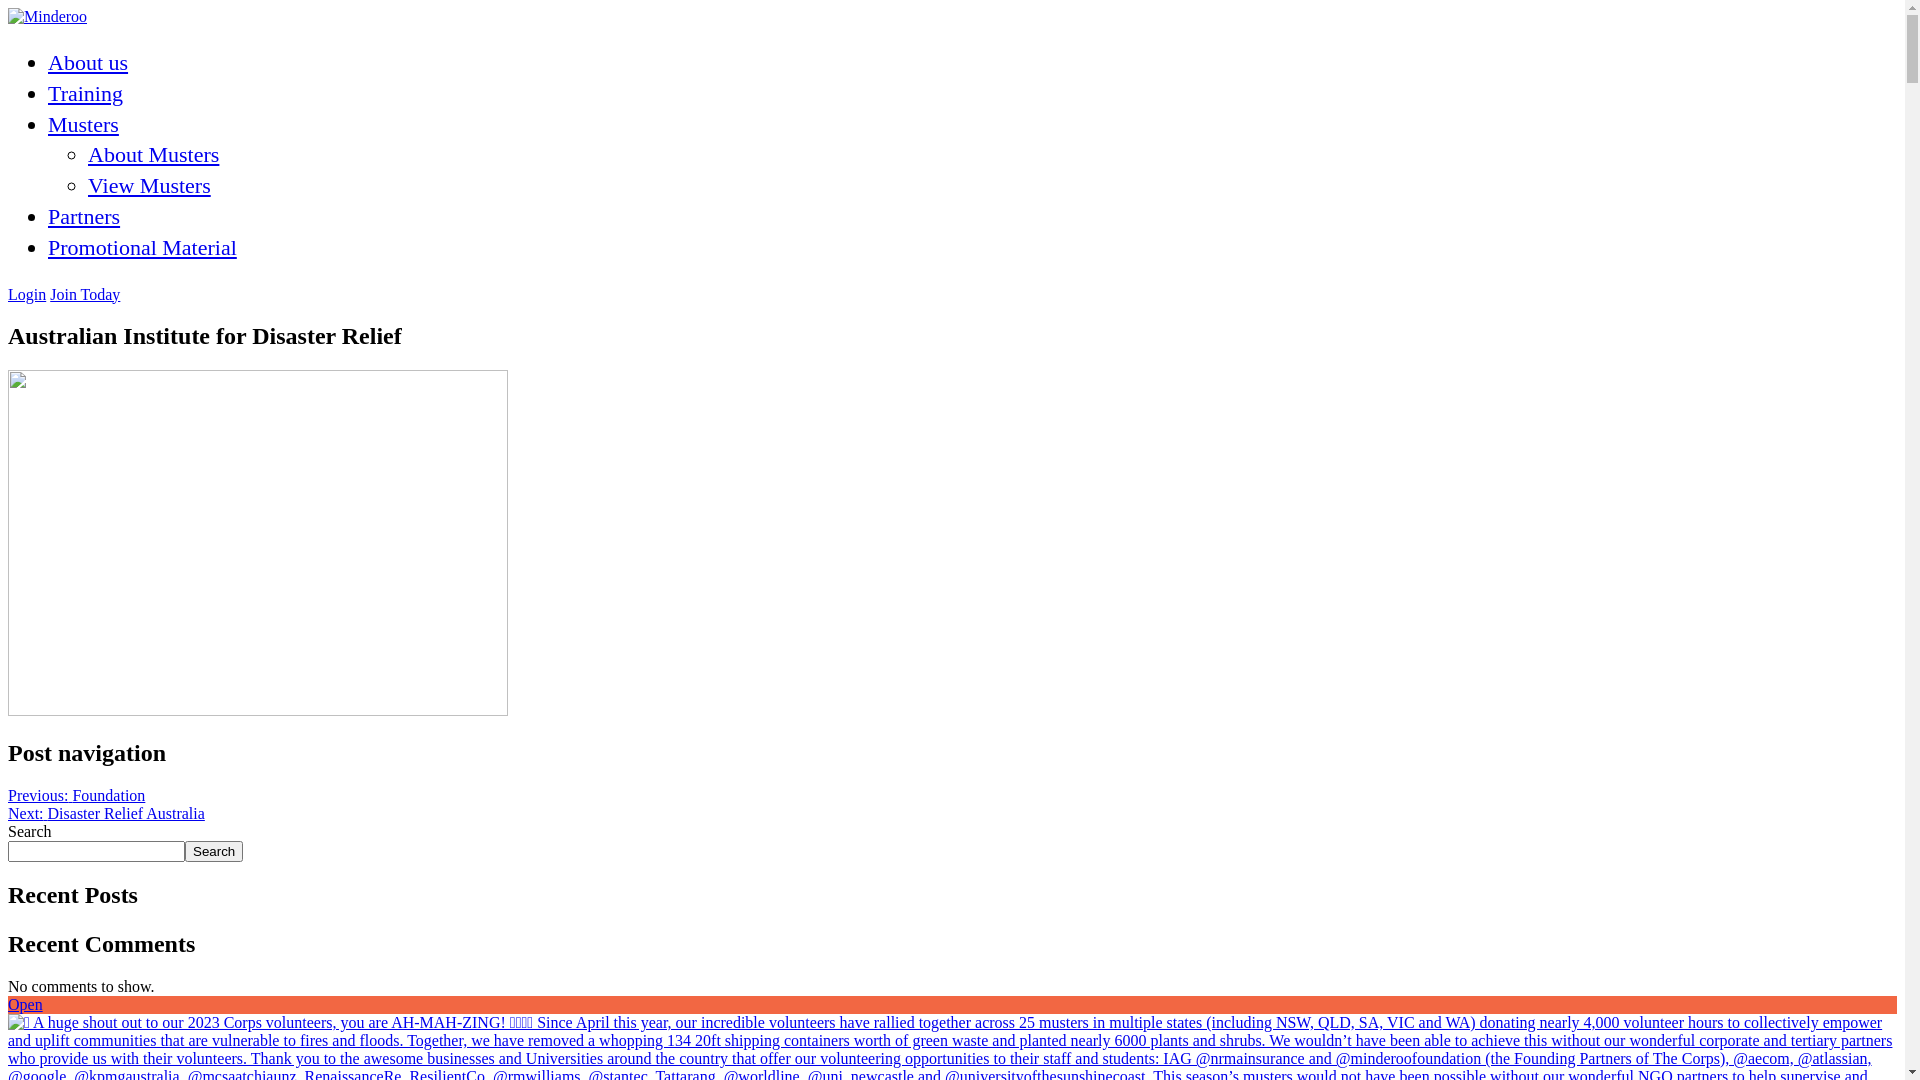  I want to click on 'About us', so click(86, 61).